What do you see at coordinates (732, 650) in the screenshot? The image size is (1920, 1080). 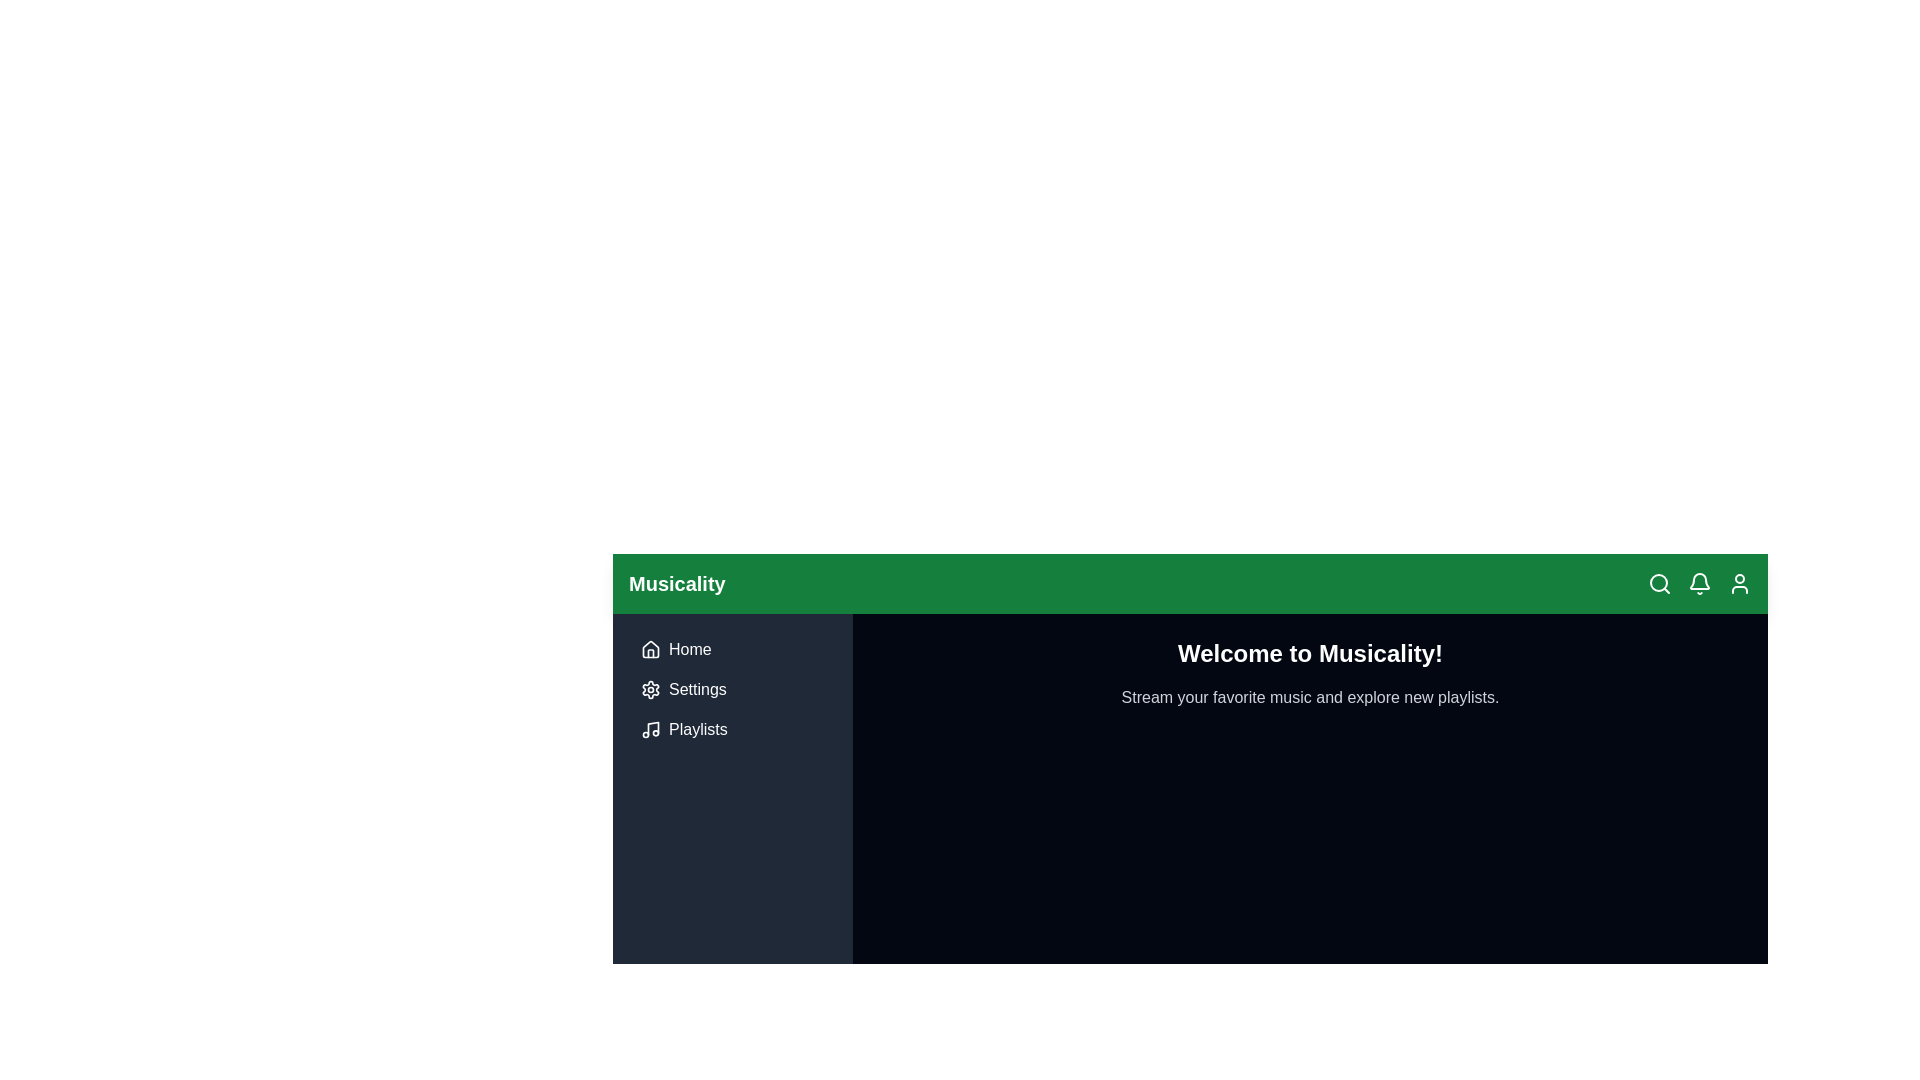 I see `the 'Home' button in the sidebar menu` at bounding box center [732, 650].